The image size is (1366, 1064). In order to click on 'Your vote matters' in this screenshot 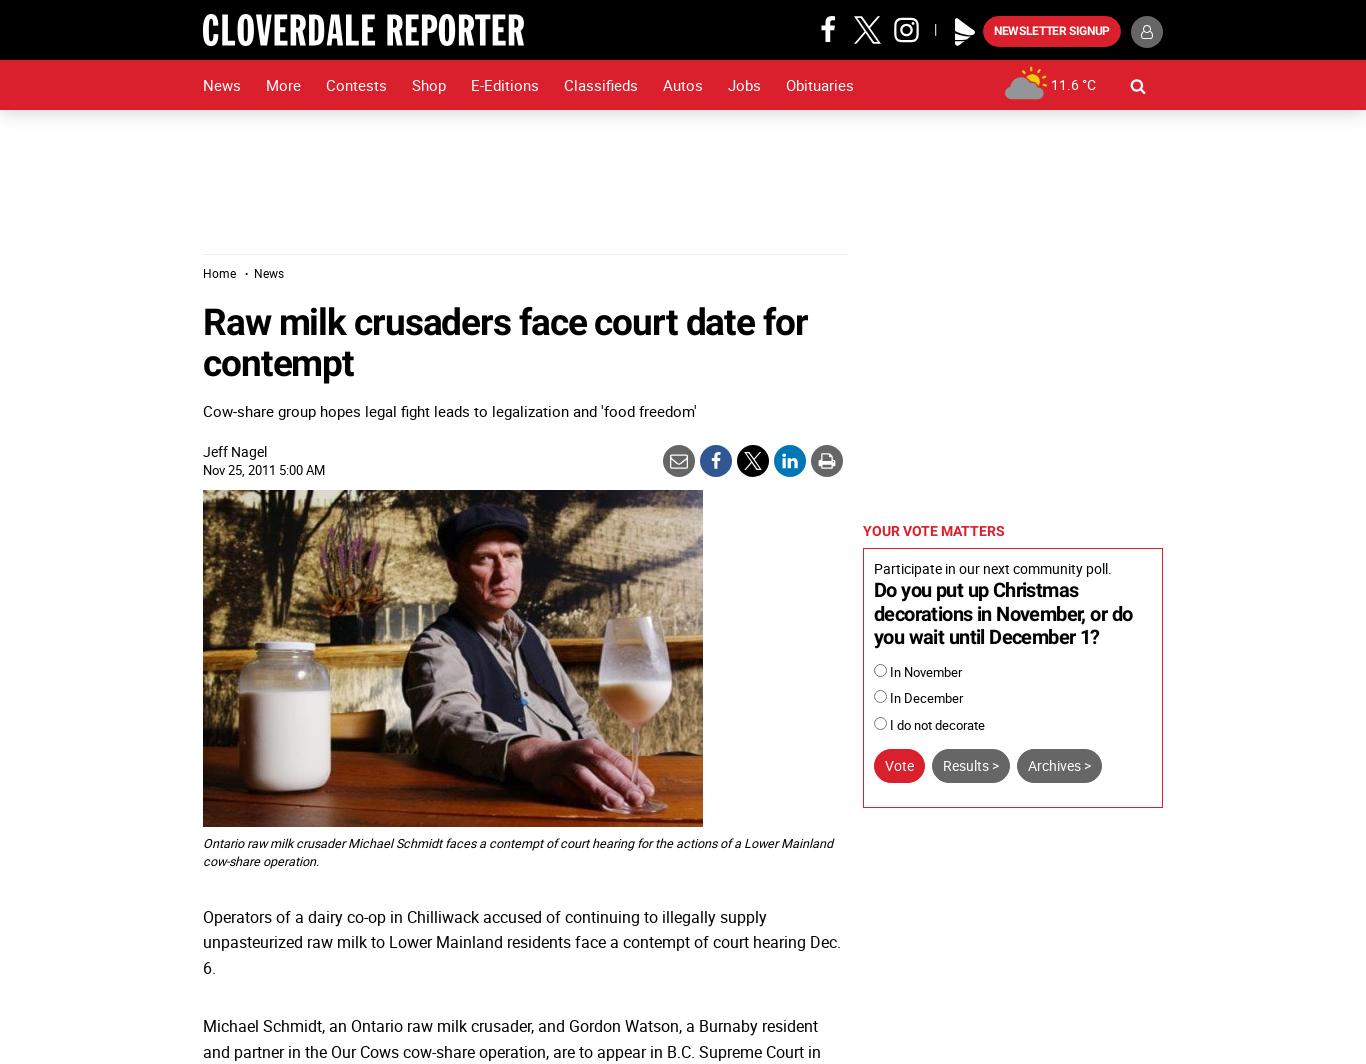, I will do `click(862, 531)`.